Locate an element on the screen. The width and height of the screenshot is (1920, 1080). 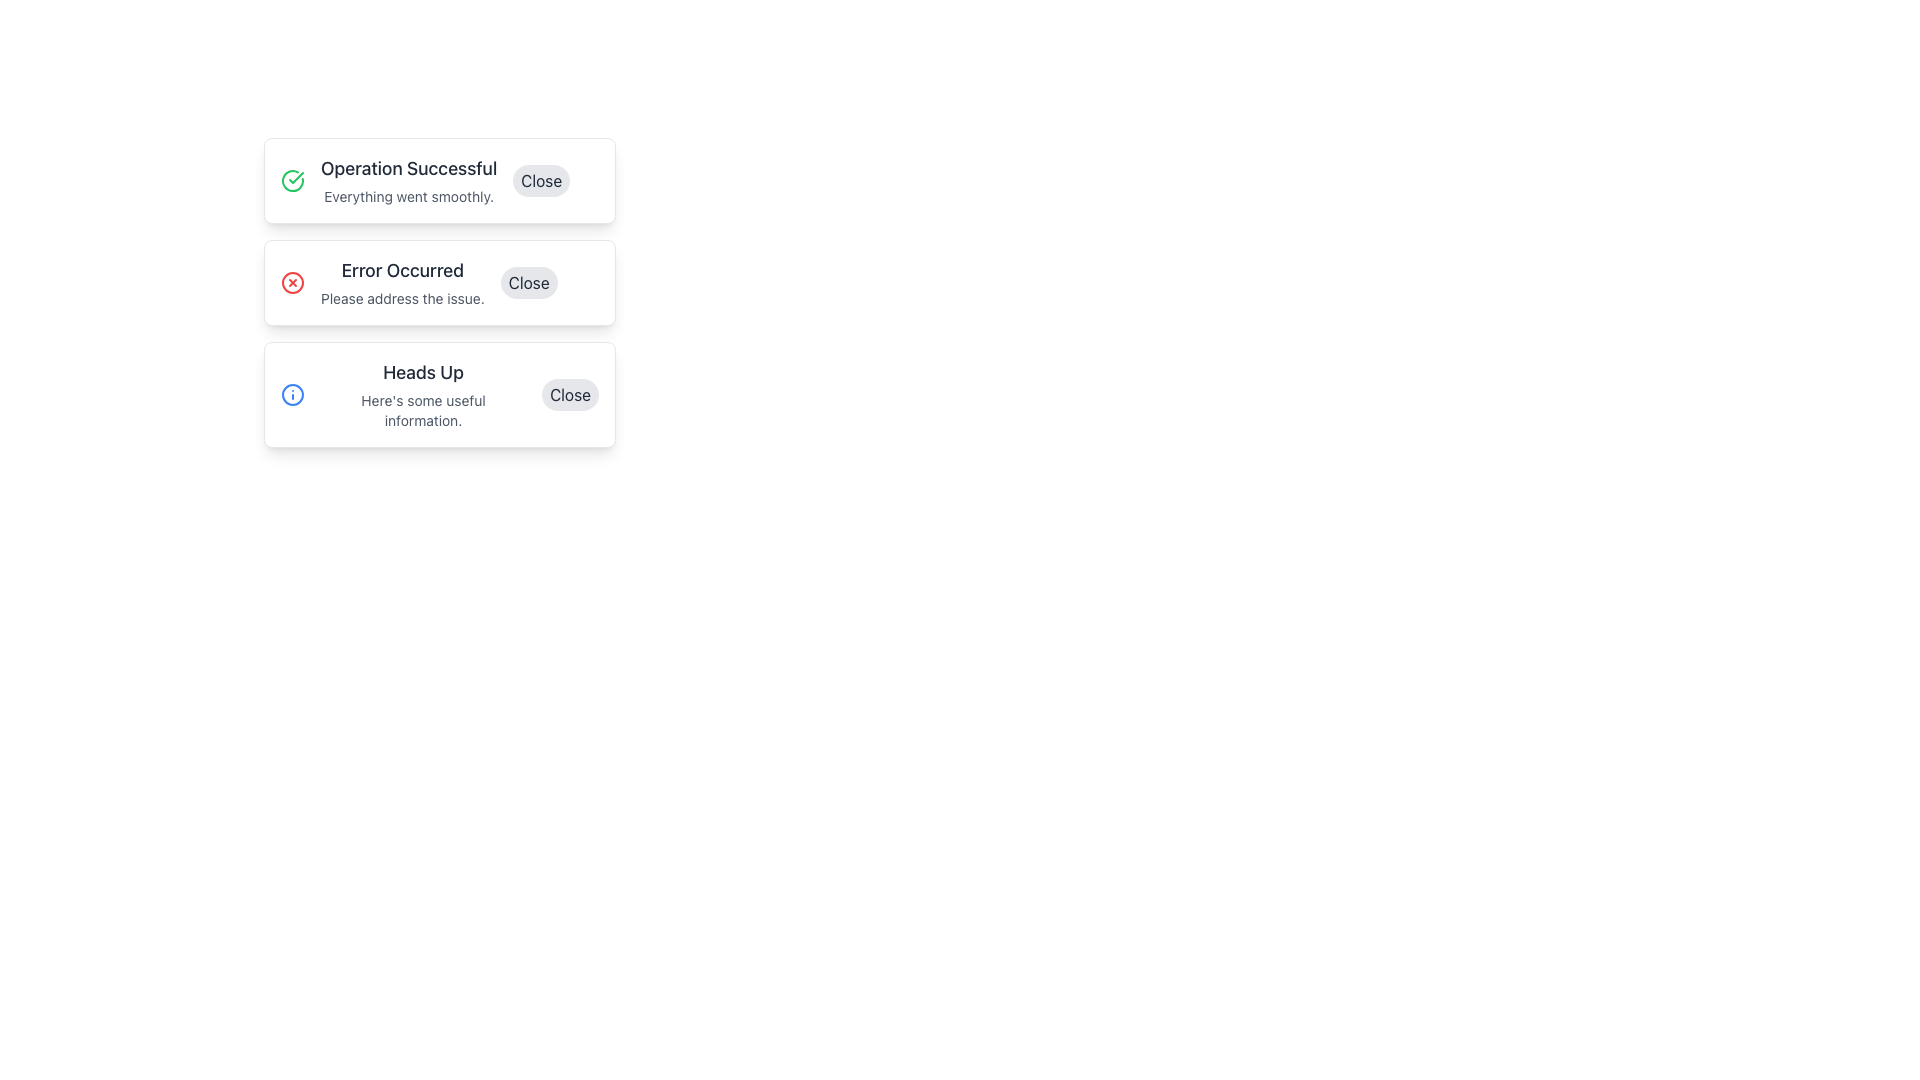
the Text Label that indicates 'Error Occurred' in the notification, which serves as a heading for the error context is located at coordinates (401, 270).